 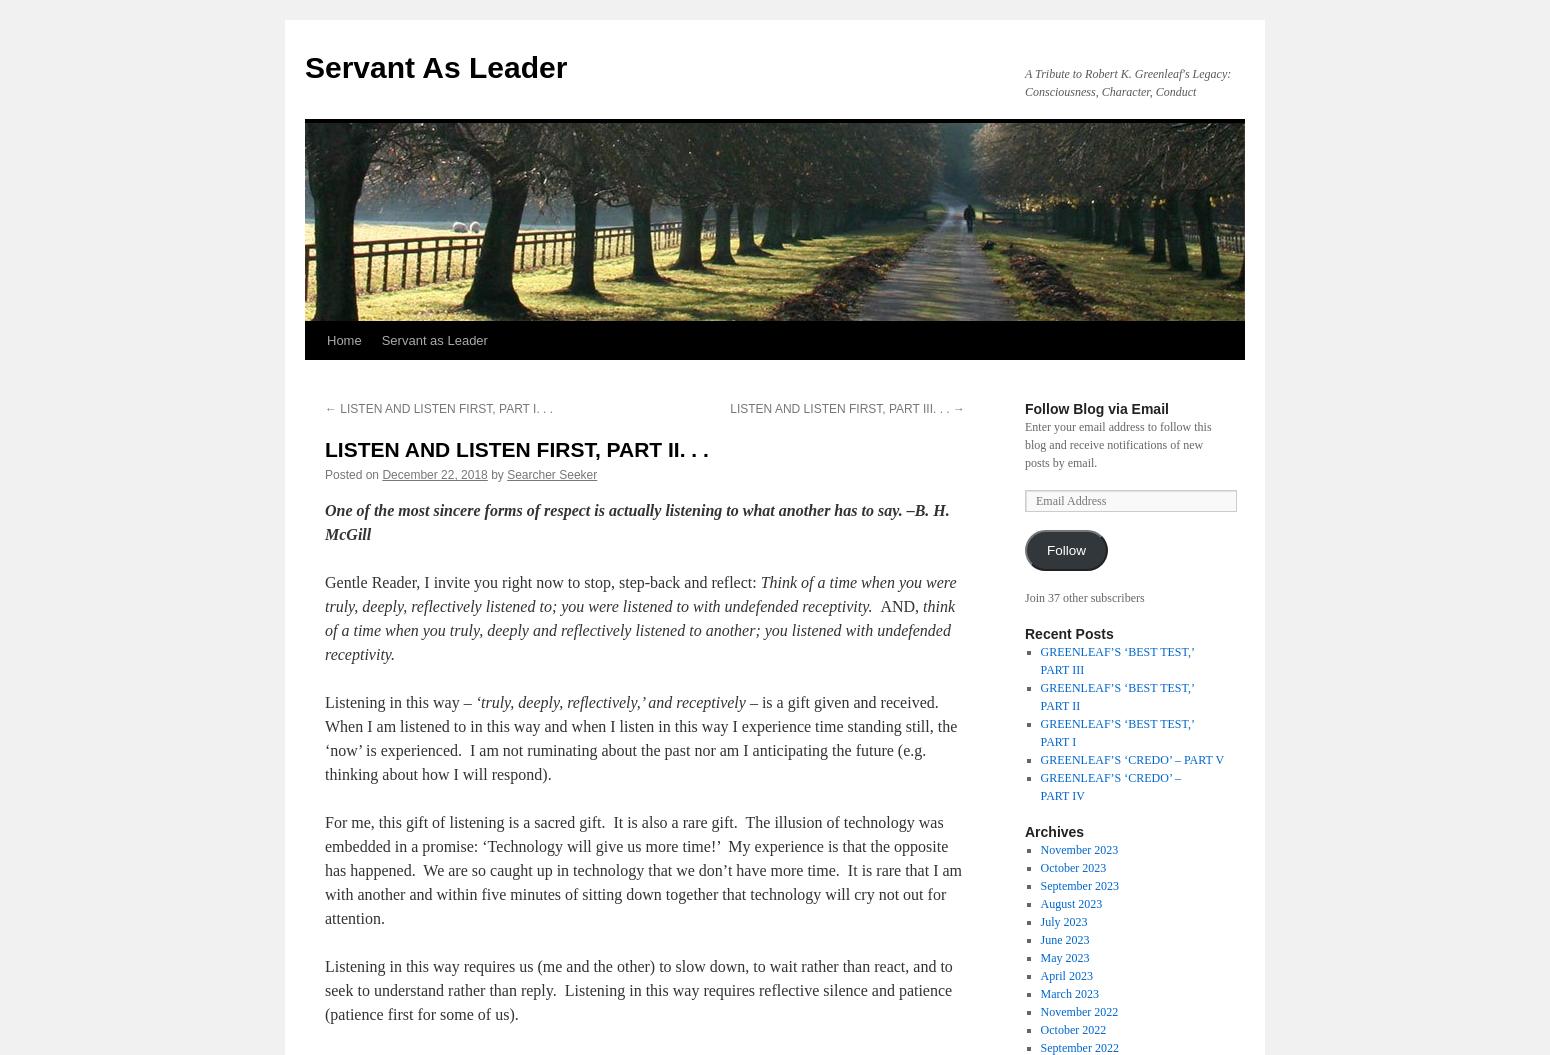 I want to click on 'October 2022', so click(x=1073, y=1028).